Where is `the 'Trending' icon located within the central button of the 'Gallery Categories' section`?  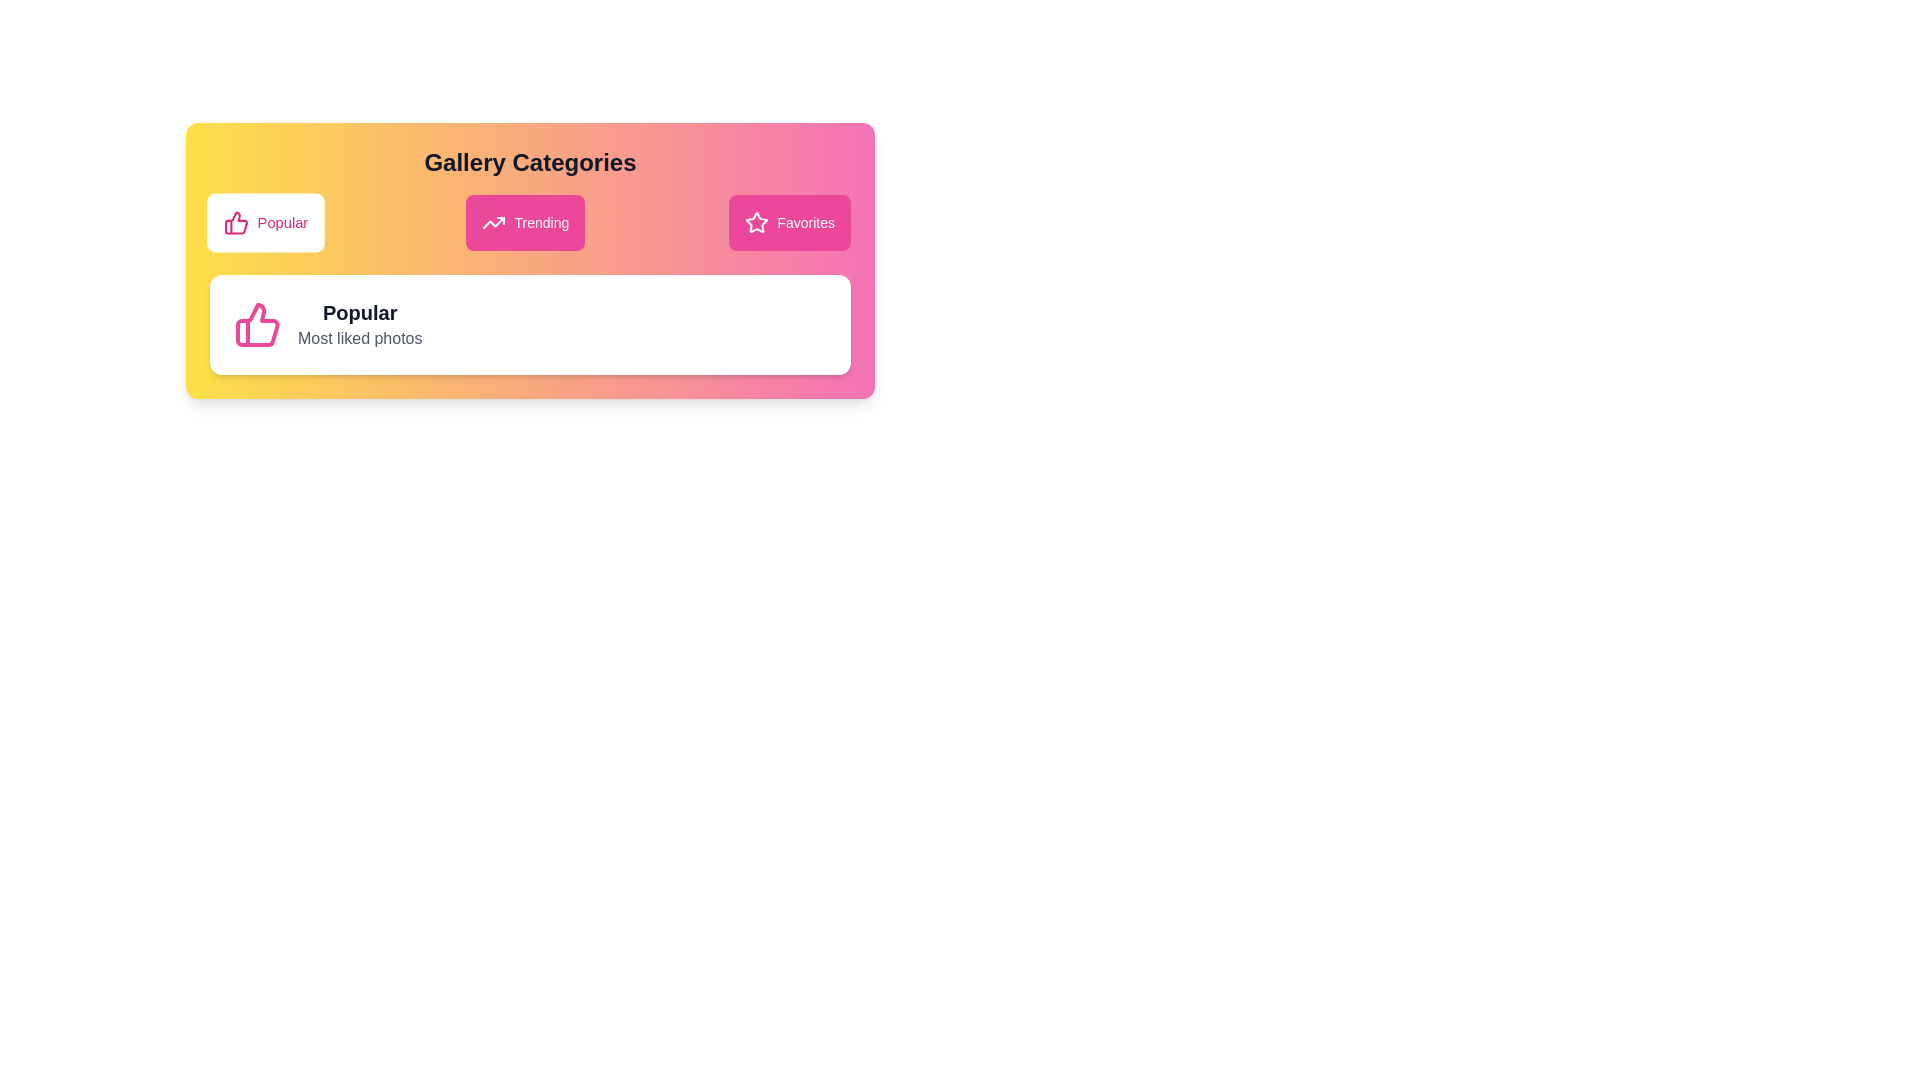 the 'Trending' icon located within the central button of the 'Gallery Categories' section is located at coordinates (494, 223).